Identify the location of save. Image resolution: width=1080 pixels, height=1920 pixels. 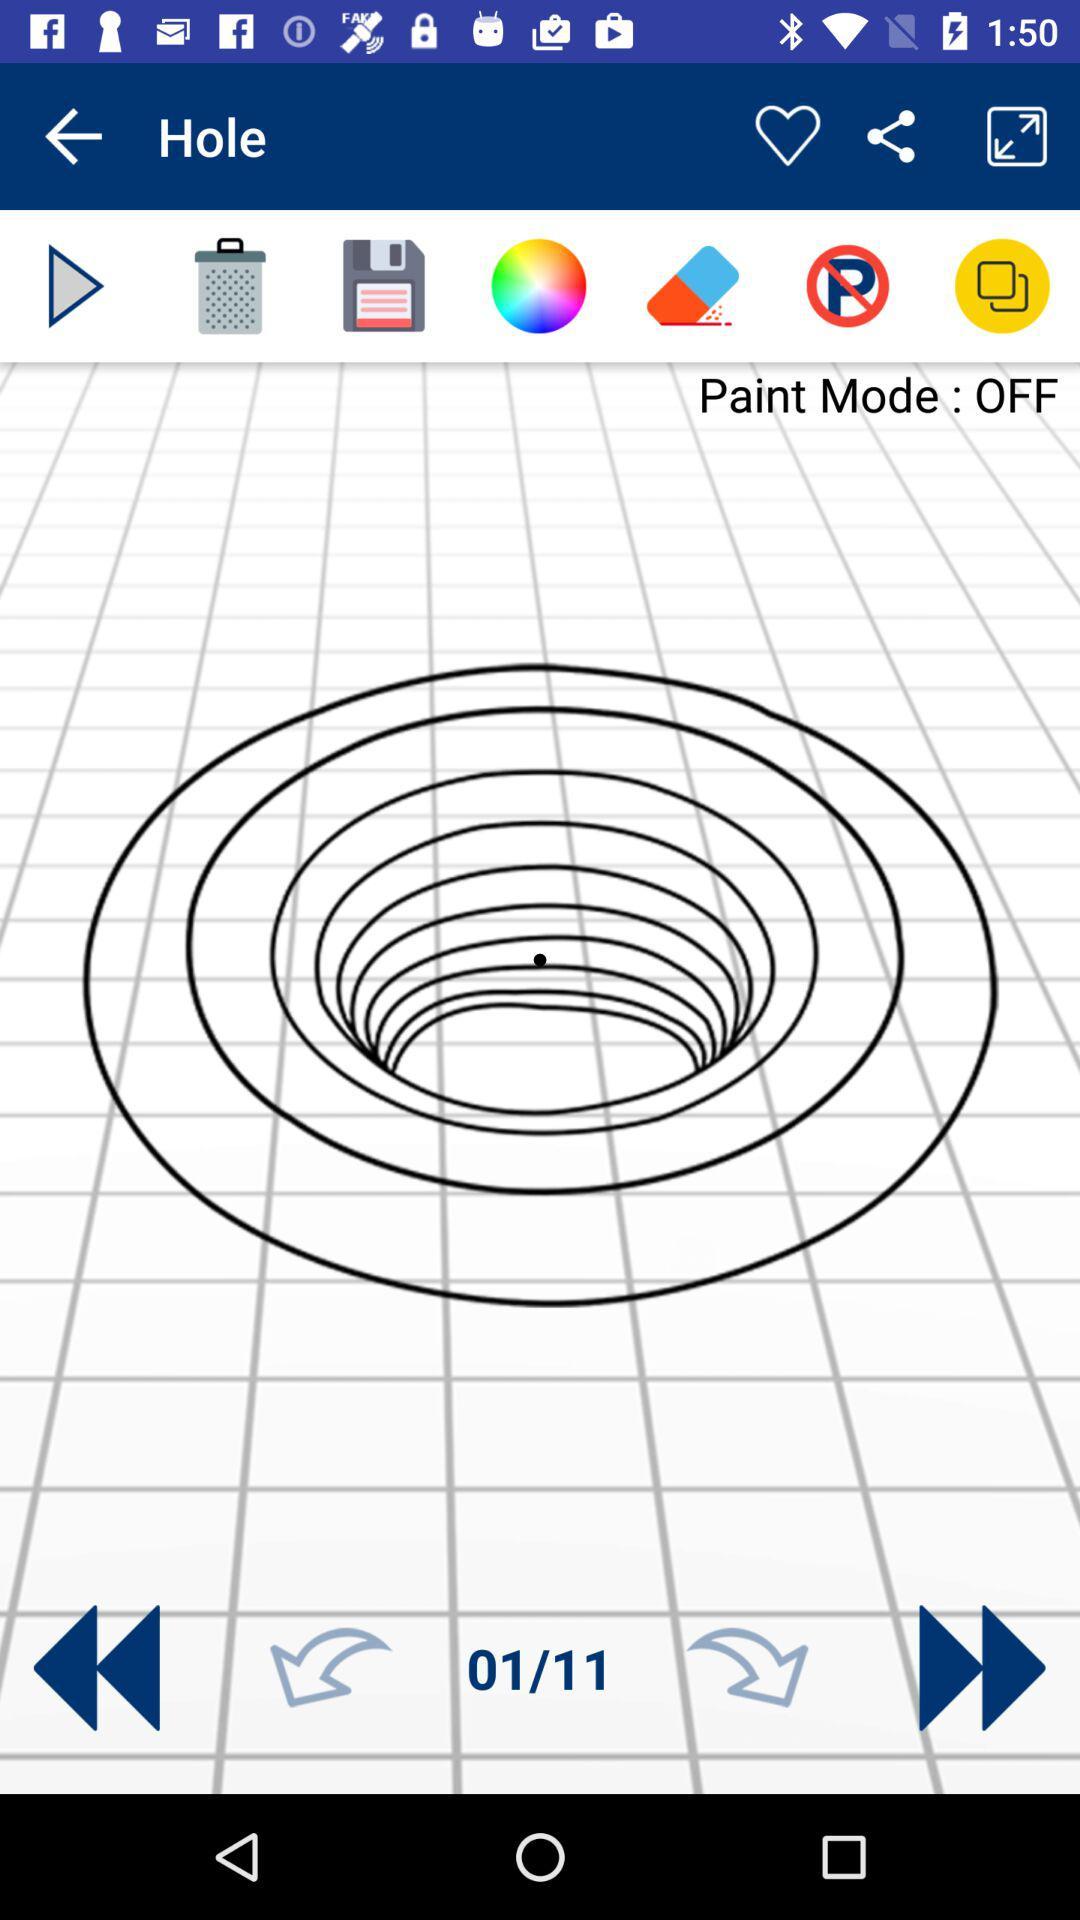
(384, 285).